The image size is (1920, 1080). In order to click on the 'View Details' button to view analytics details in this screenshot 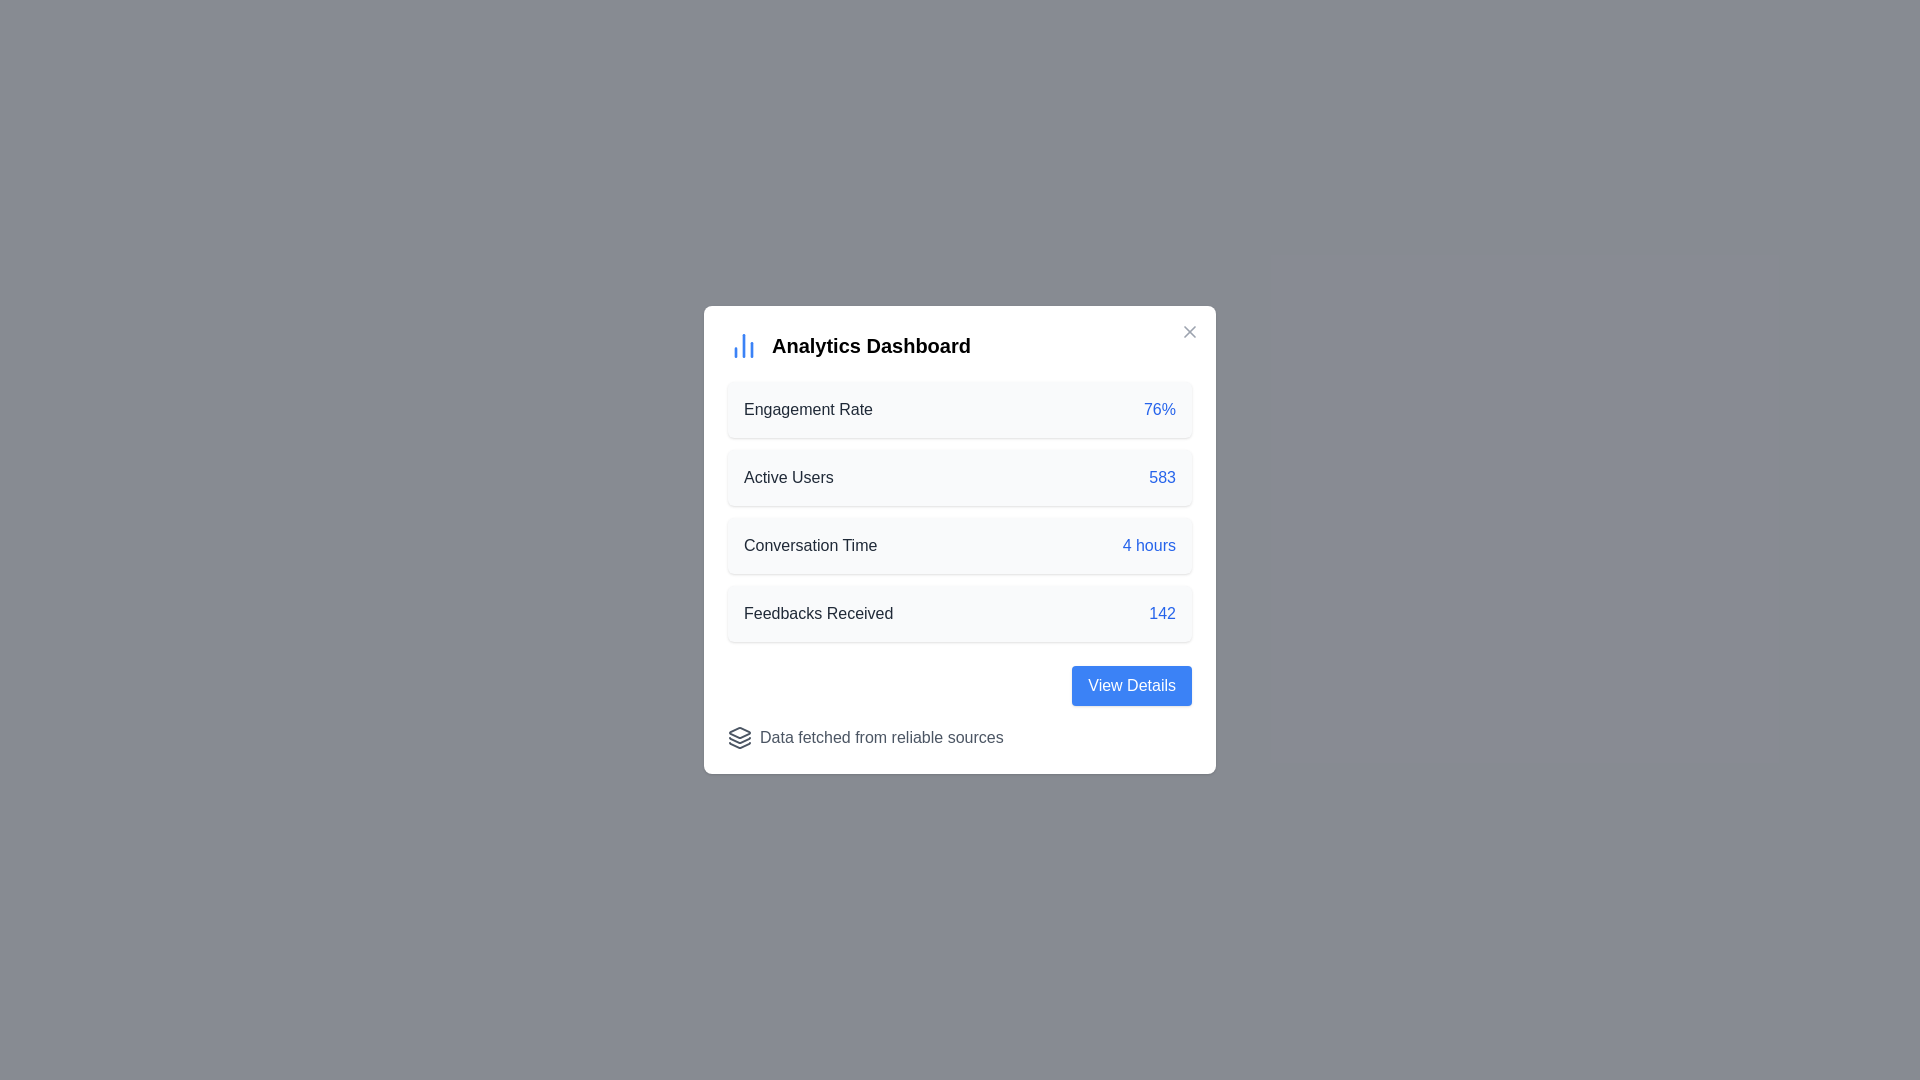, I will do `click(1132, 685)`.